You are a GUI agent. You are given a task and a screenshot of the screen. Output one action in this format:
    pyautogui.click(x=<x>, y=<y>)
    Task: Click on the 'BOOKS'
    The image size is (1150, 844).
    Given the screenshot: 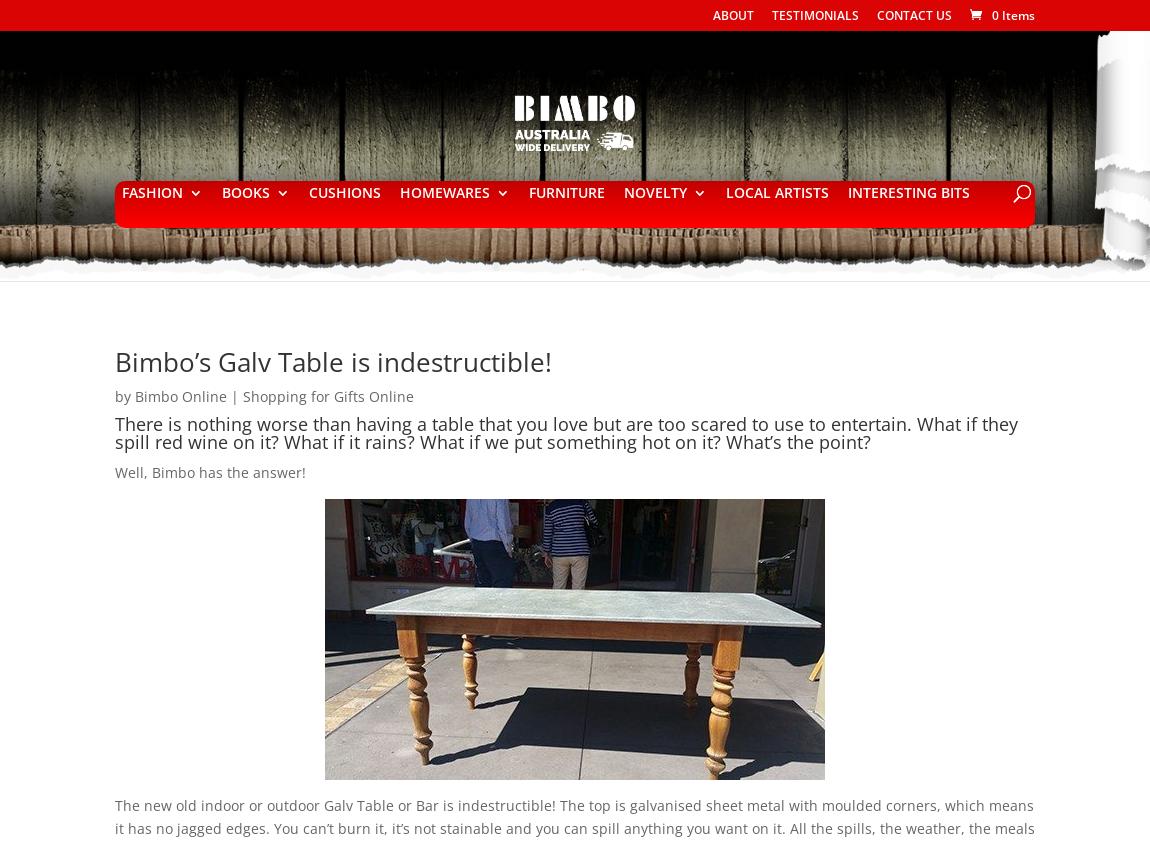 What is the action you would take?
    pyautogui.click(x=243, y=192)
    